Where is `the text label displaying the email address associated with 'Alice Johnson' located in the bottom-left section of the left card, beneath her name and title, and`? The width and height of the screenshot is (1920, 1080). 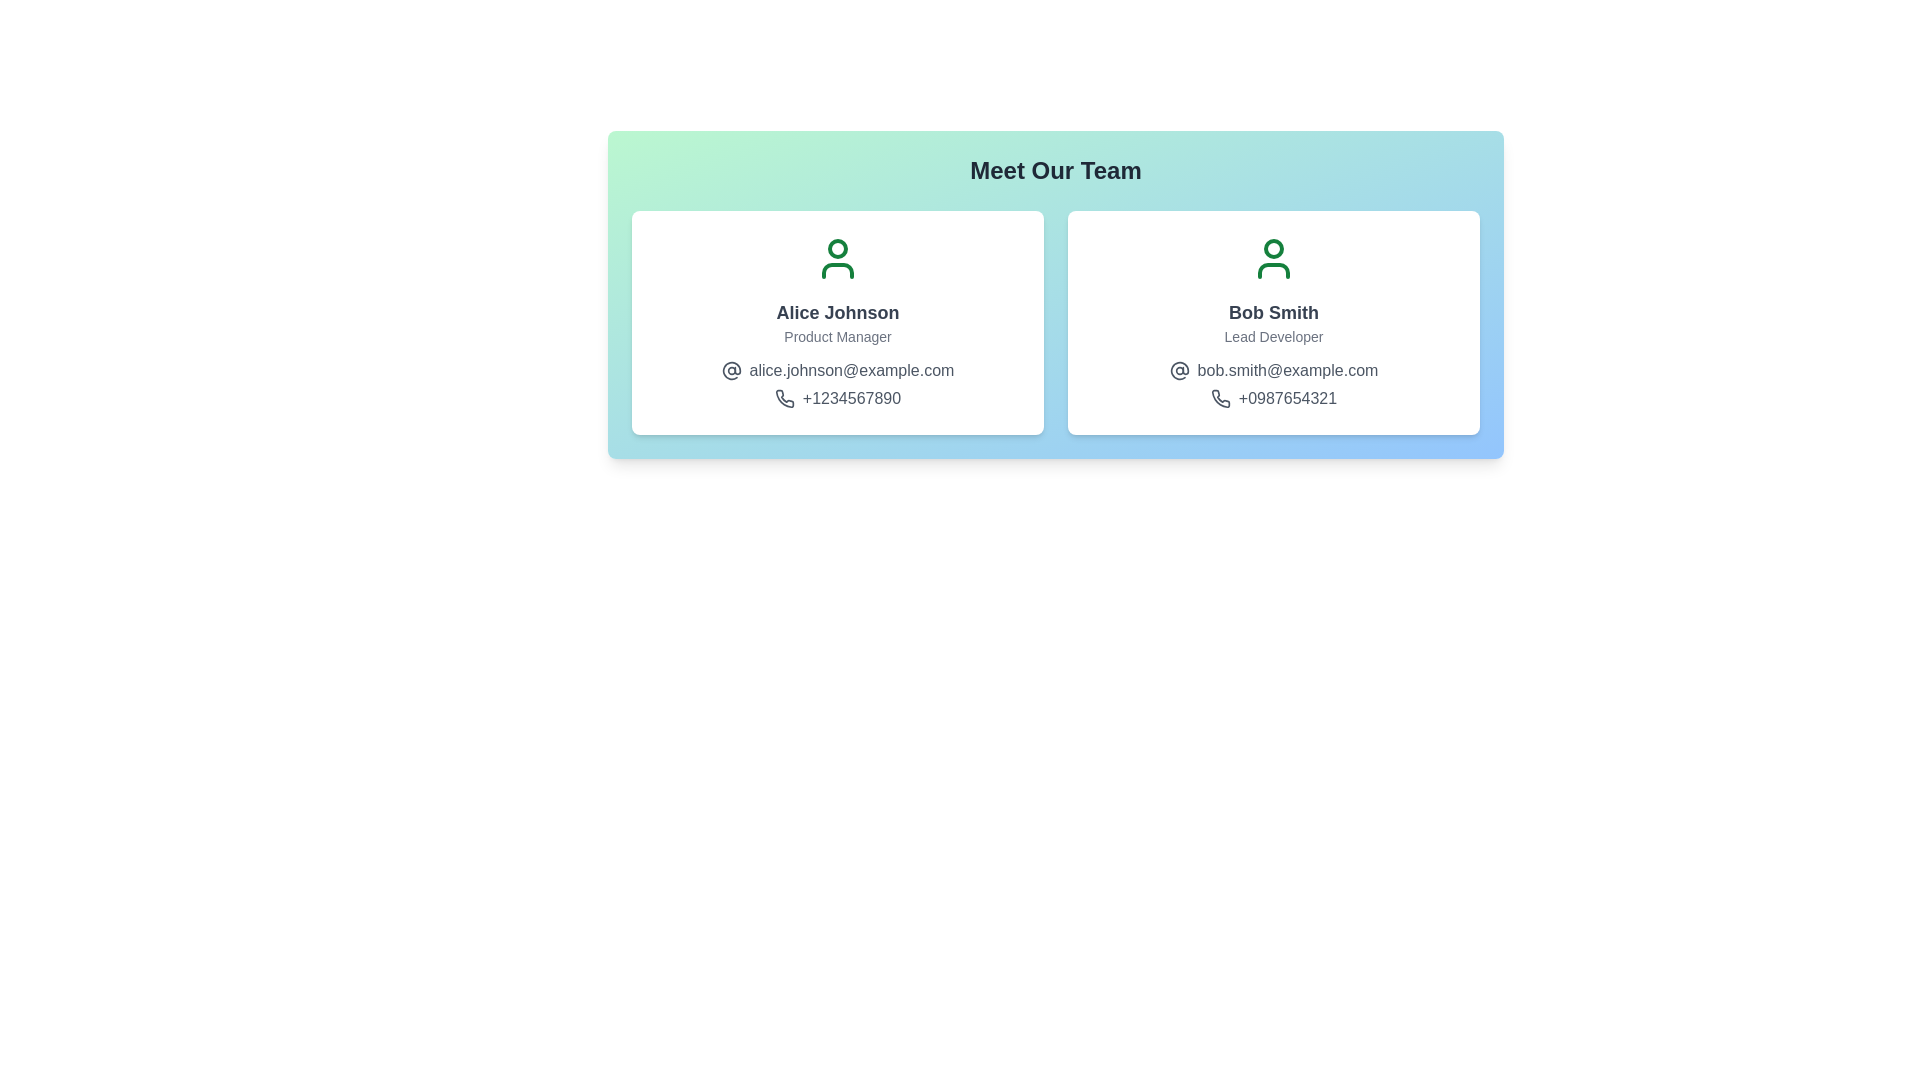
the text label displaying the email address associated with 'Alice Johnson' located in the bottom-left section of the left card, beneath her name and title, and is located at coordinates (851, 370).